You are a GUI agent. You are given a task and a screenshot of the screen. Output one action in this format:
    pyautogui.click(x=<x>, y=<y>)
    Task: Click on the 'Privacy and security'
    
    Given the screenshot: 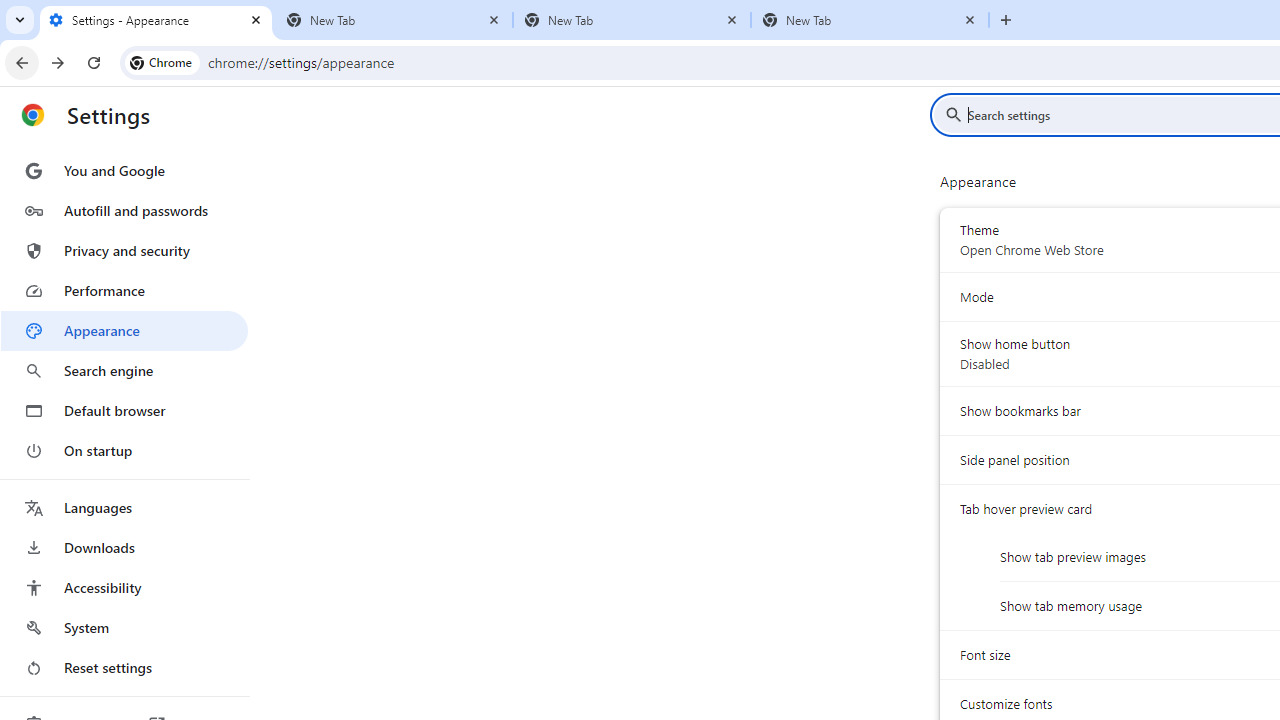 What is the action you would take?
    pyautogui.click(x=123, y=249)
    